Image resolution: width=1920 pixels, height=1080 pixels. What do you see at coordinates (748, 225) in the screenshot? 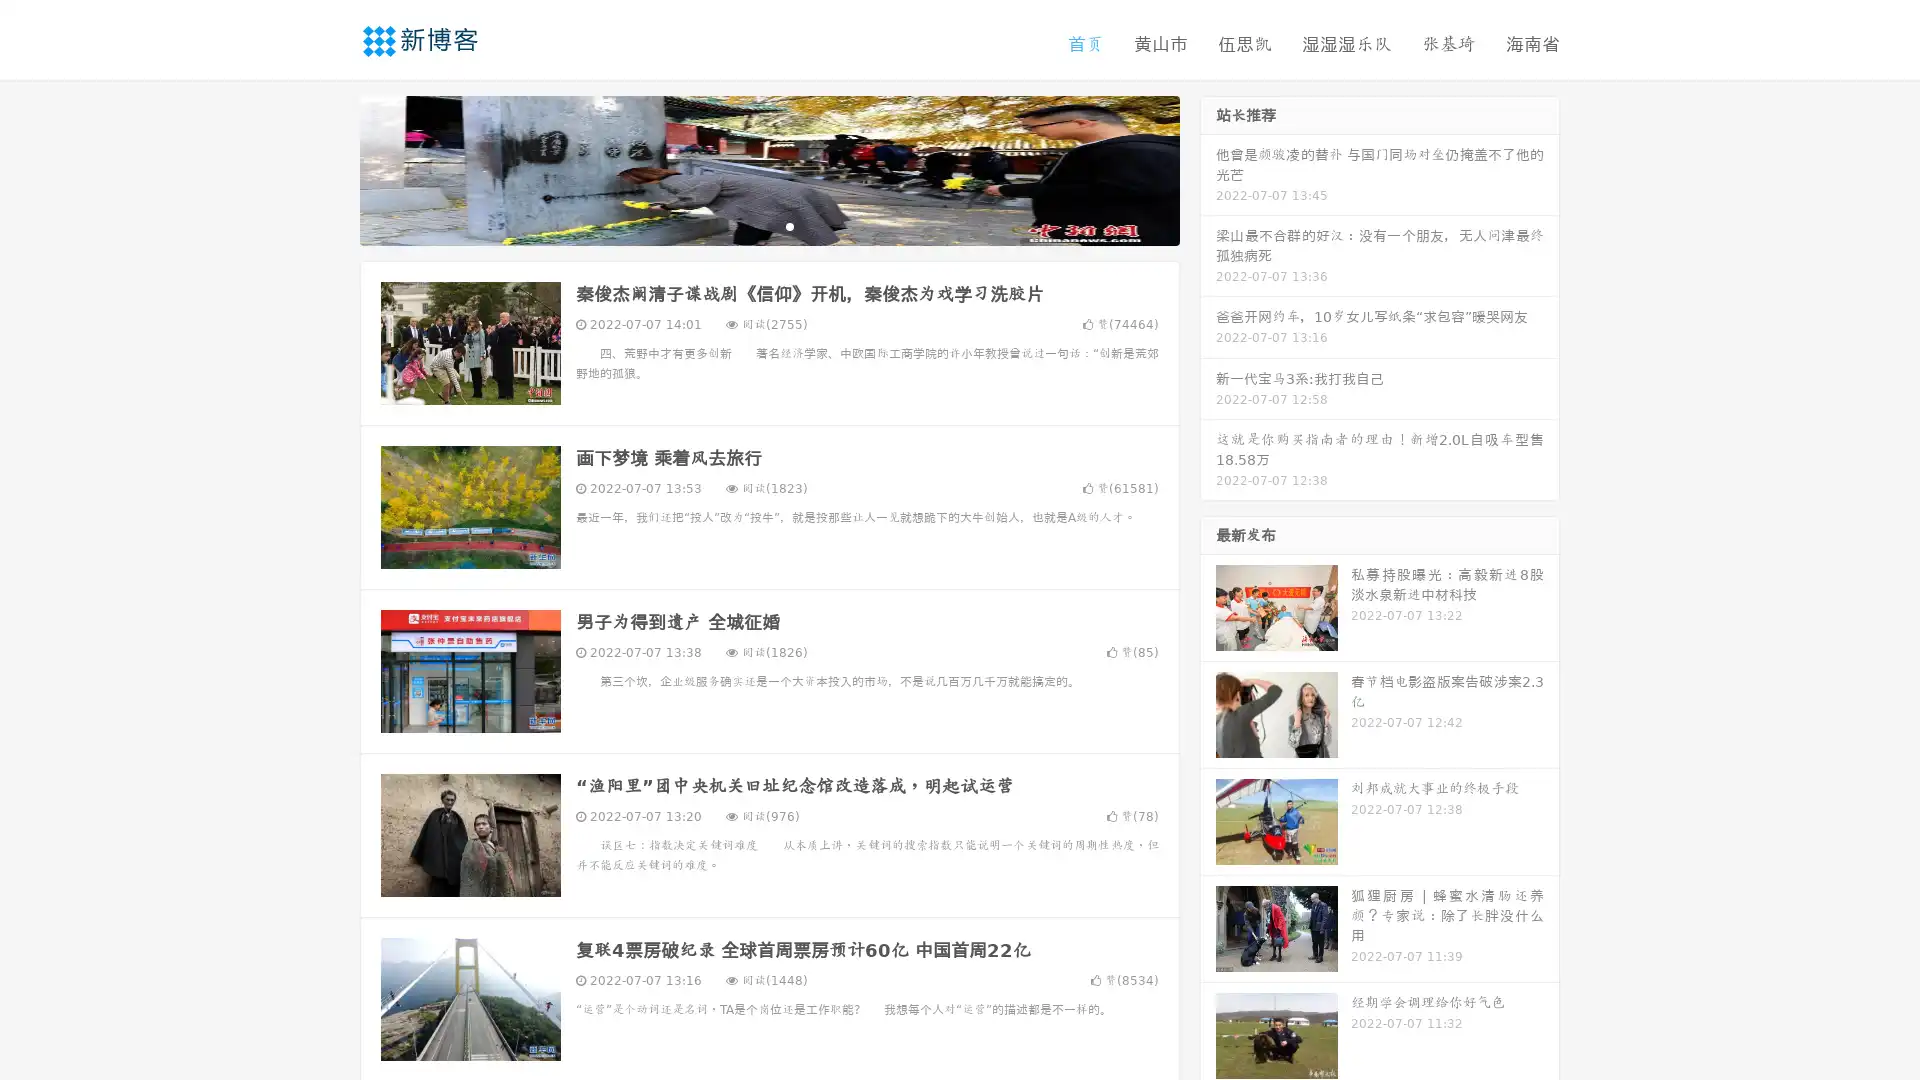
I see `Go to slide 1` at bounding box center [748, 225].